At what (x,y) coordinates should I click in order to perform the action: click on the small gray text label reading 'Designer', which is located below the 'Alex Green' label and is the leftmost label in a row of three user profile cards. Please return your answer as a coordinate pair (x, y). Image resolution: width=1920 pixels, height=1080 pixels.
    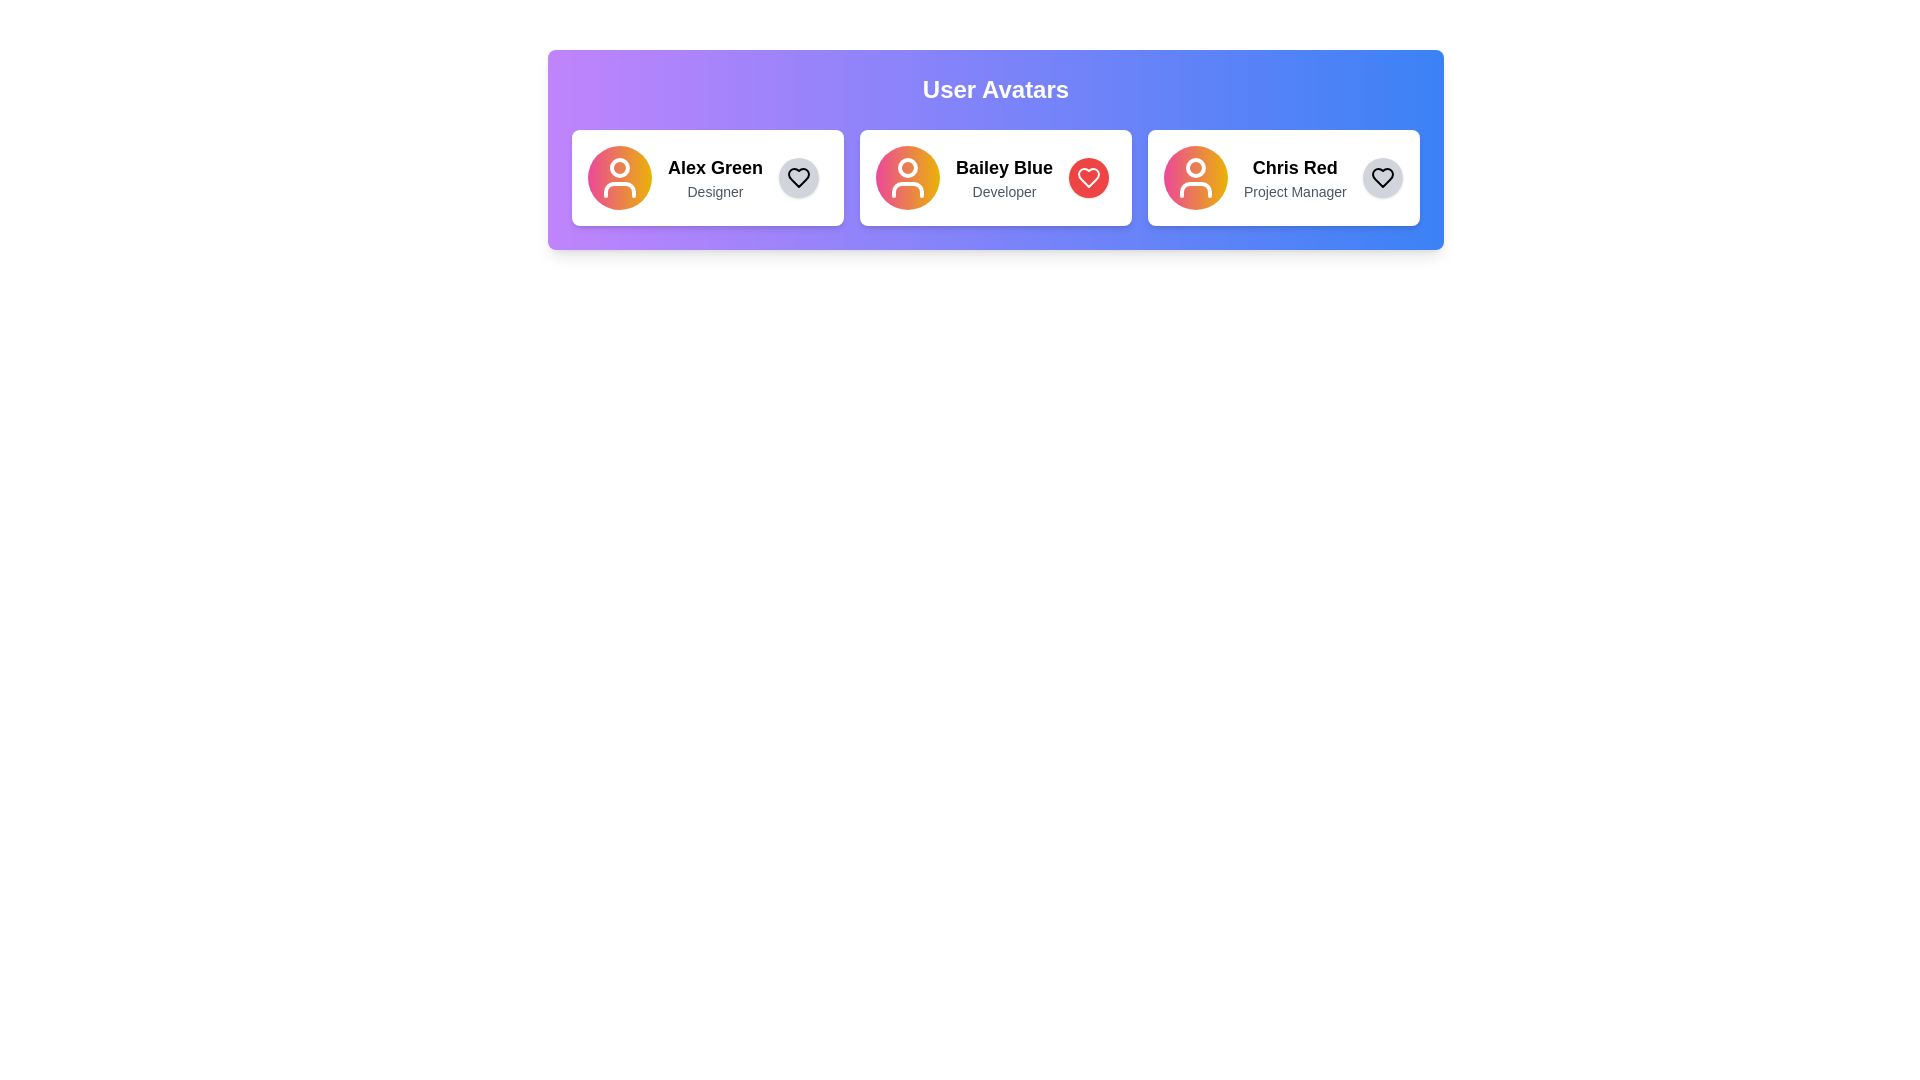
    Looking at the image, I should click on (715, 192).